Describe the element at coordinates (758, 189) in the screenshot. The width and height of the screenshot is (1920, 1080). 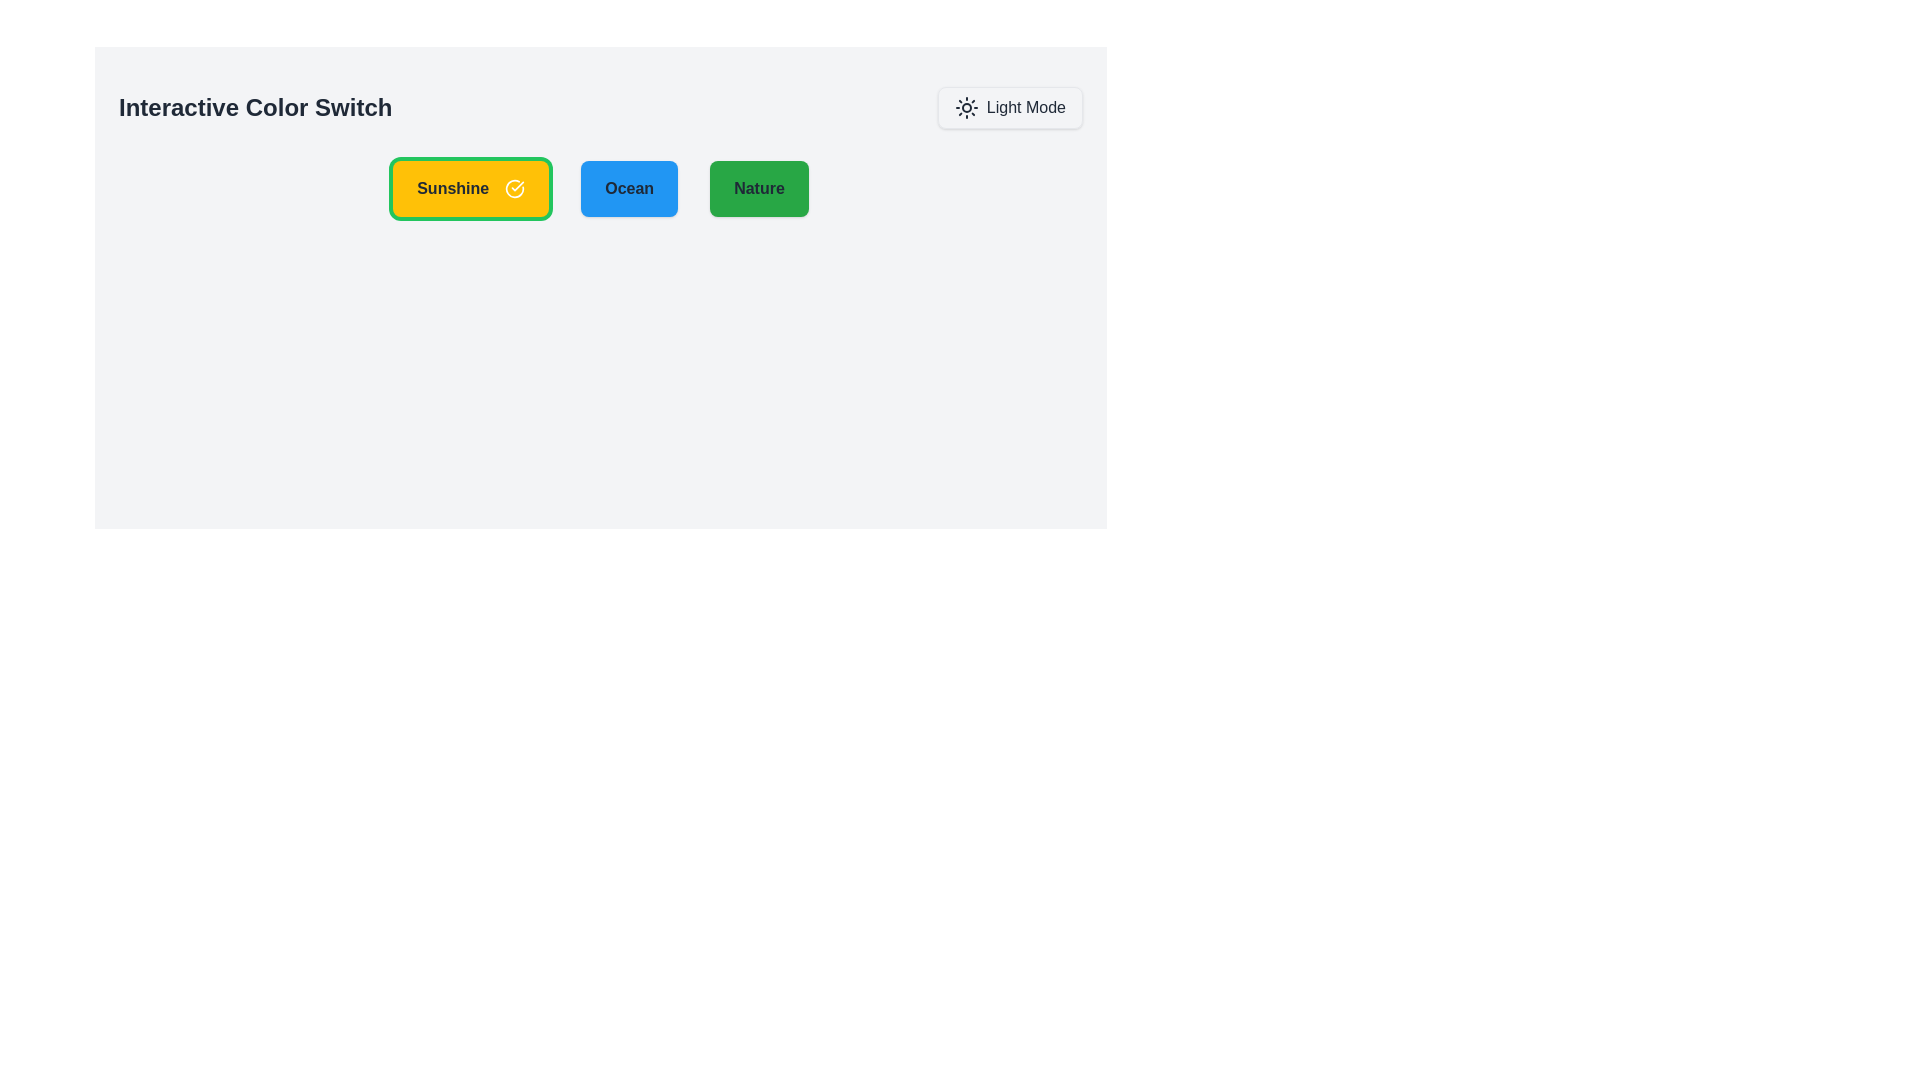
I see `text content of the bolded label that displays the word 'Nature', located inside the green button on the rightmost side of a horizontal layout` at that location.